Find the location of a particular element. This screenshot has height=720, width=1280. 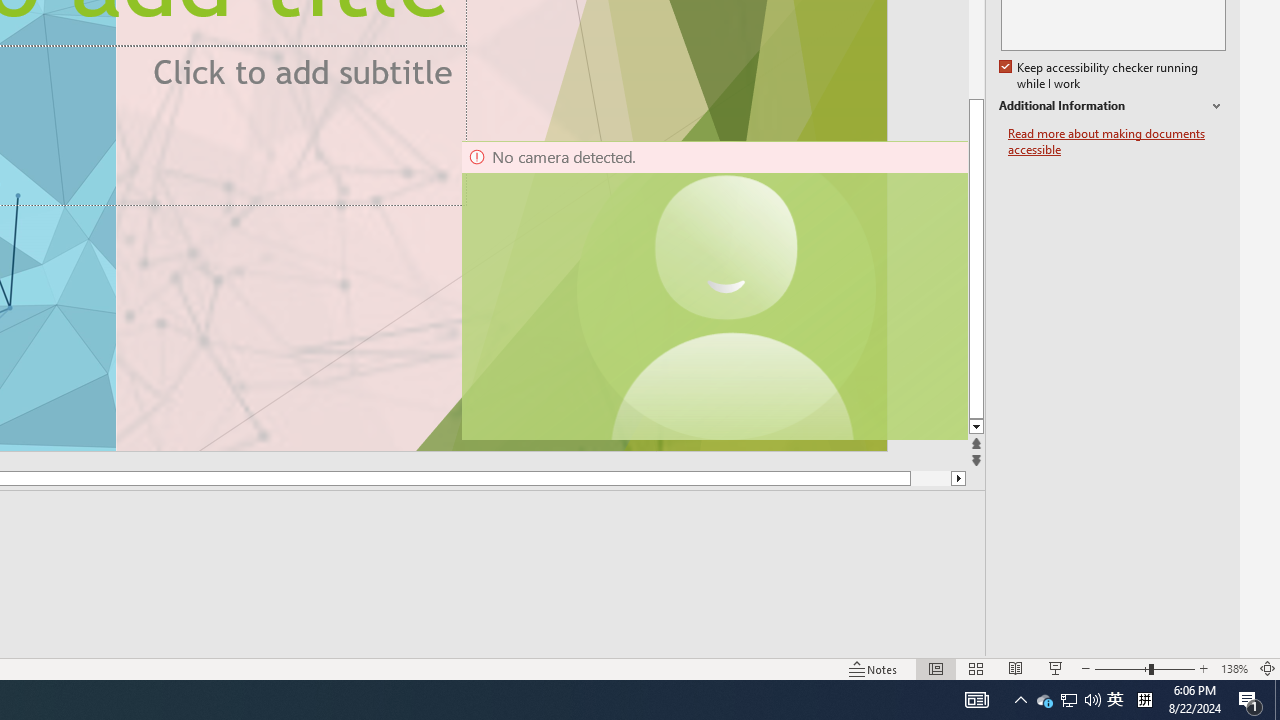

'Additional Information' is located at coordinates (1111, 106).